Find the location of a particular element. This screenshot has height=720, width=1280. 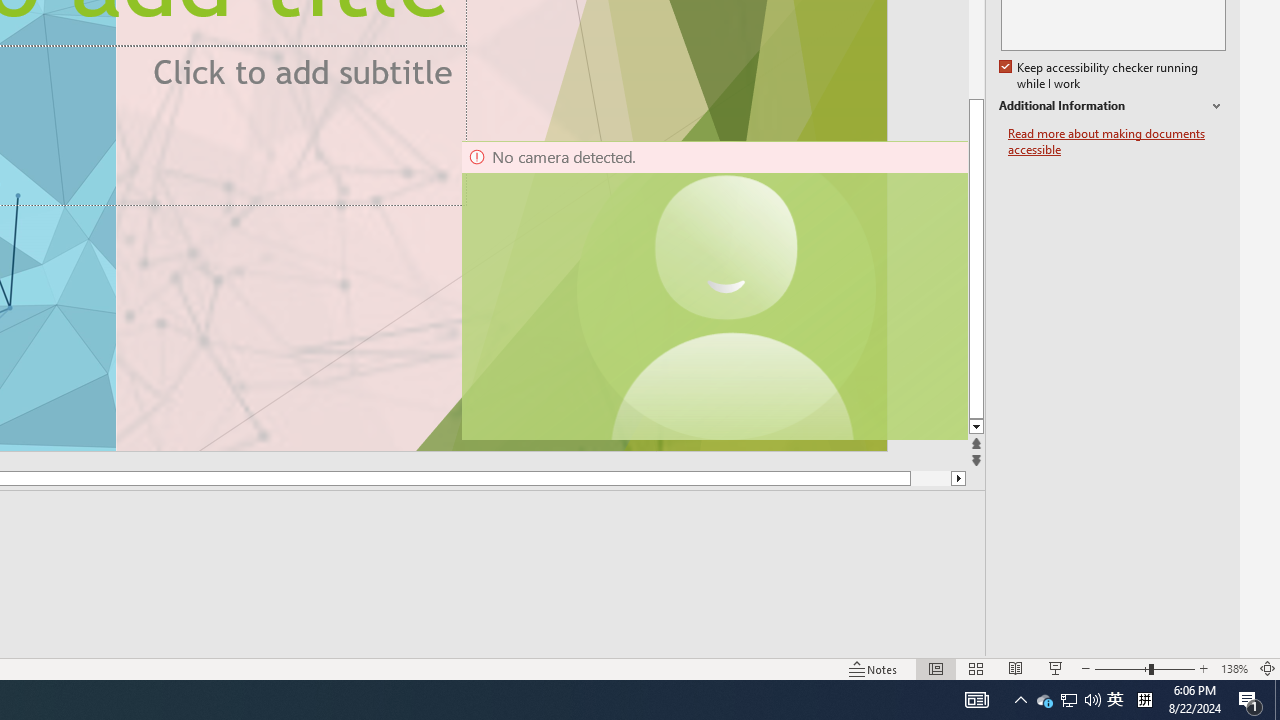

'Additional Information' is located at coordinates (1111, 106).